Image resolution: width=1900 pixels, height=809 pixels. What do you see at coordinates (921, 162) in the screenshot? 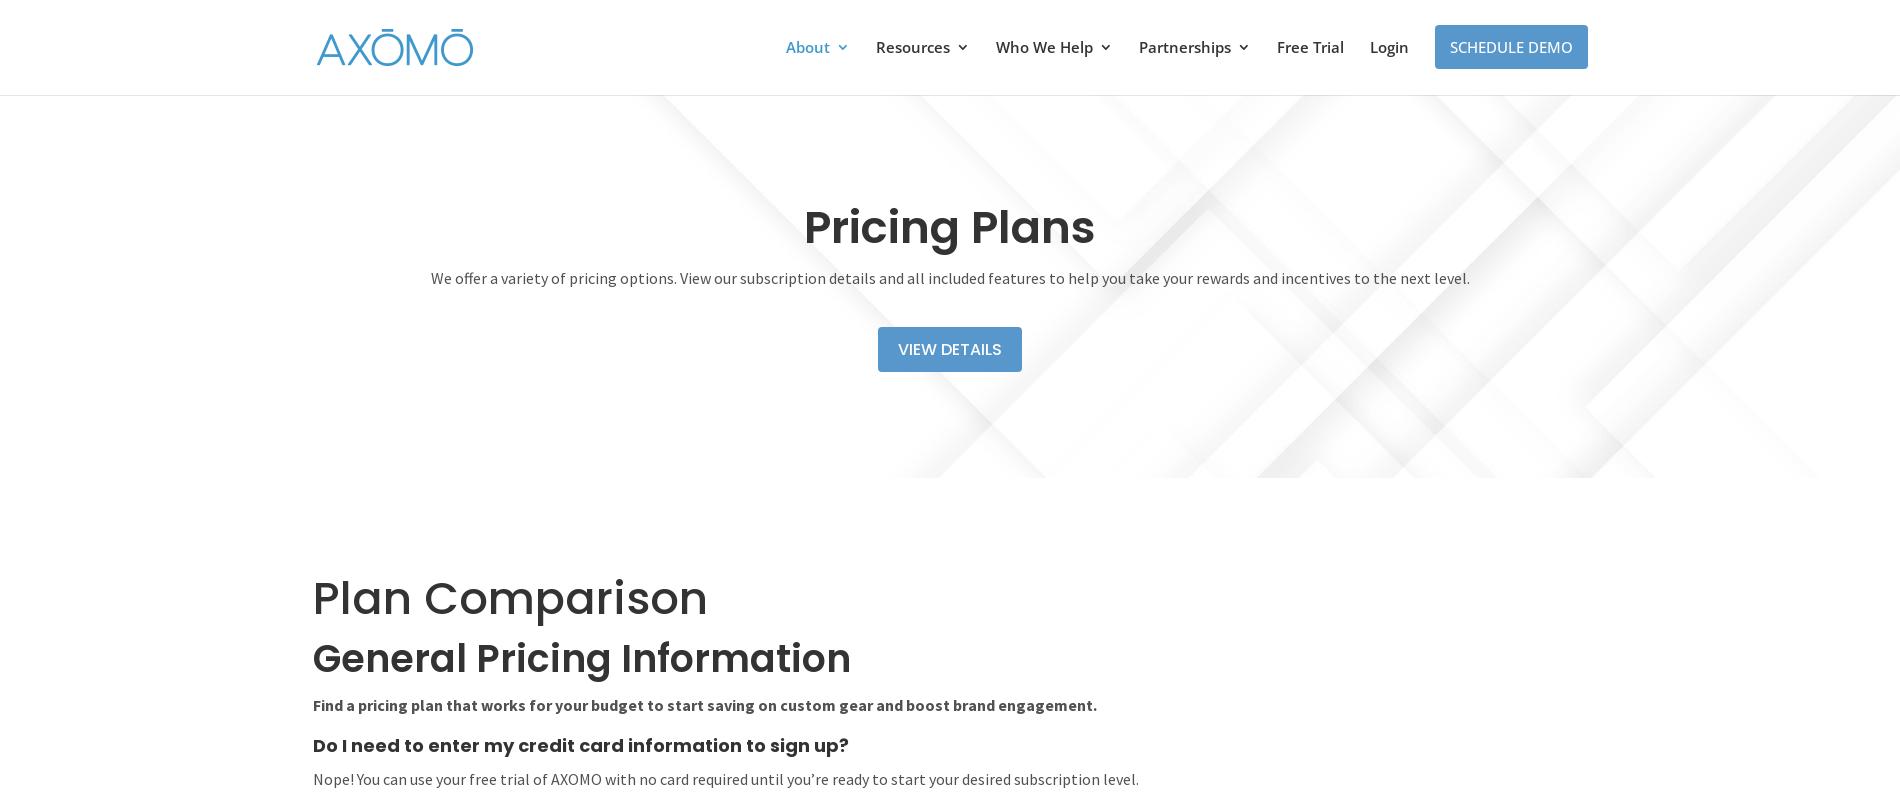
I see `'Blog'` at bounding box center [921, 162].